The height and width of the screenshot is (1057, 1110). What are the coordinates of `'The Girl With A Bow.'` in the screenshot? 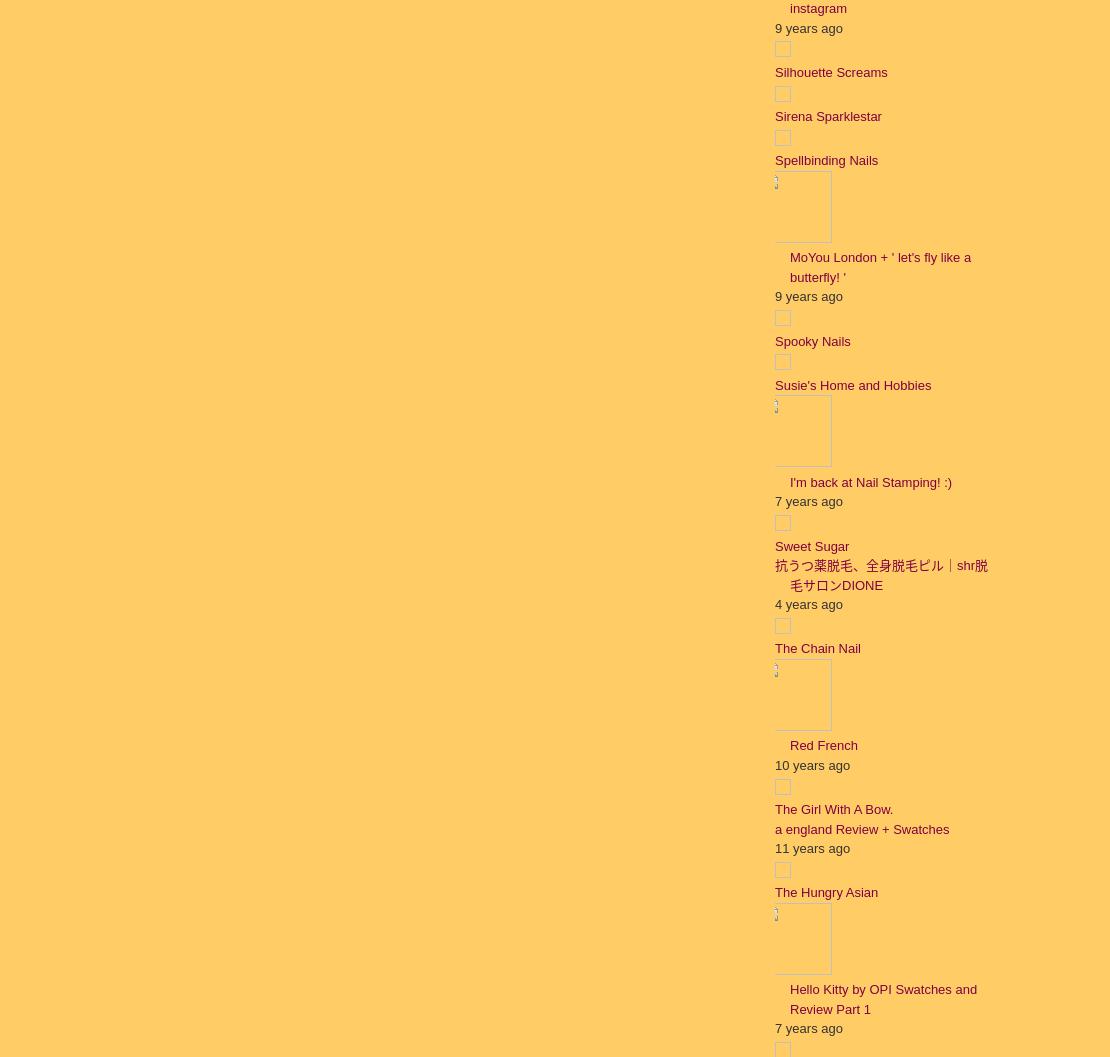 It's located at (774, 809).